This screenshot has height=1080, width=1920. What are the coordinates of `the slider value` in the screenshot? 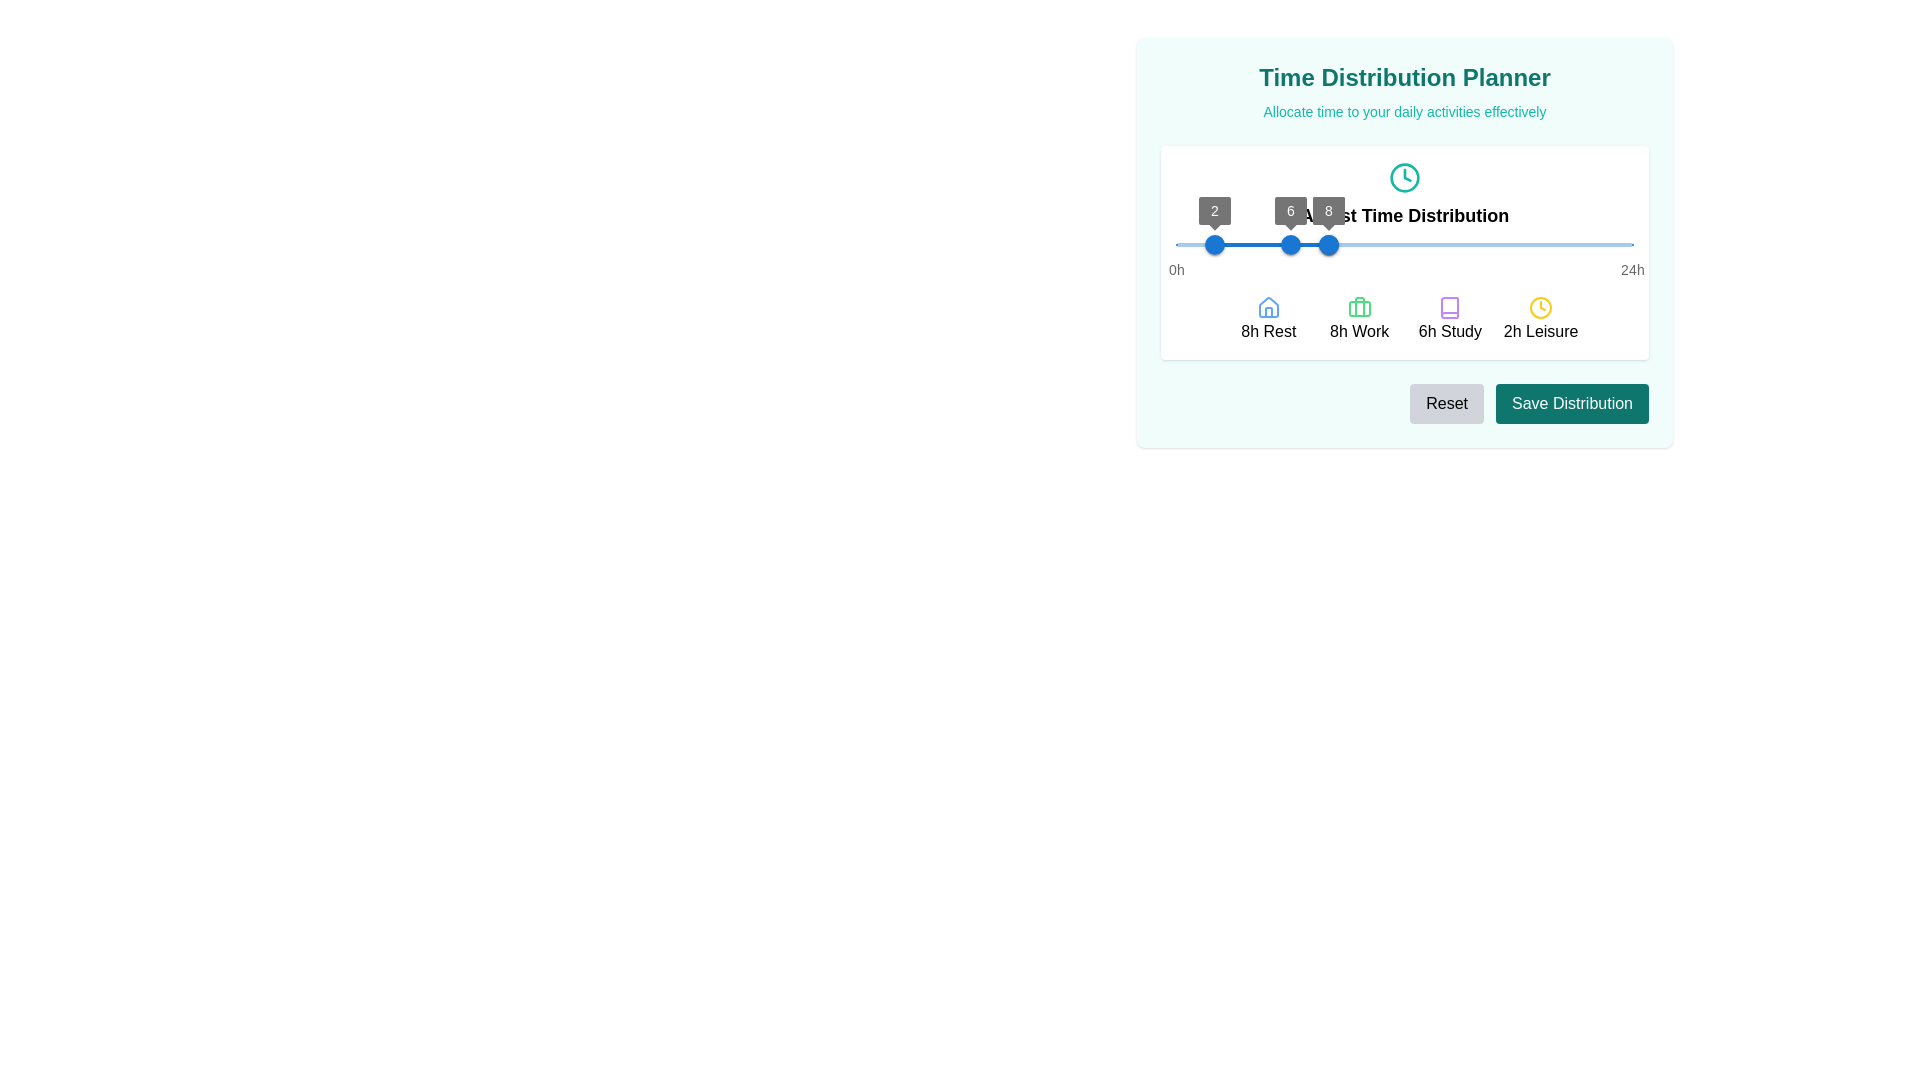 It's located at (1208, 244).